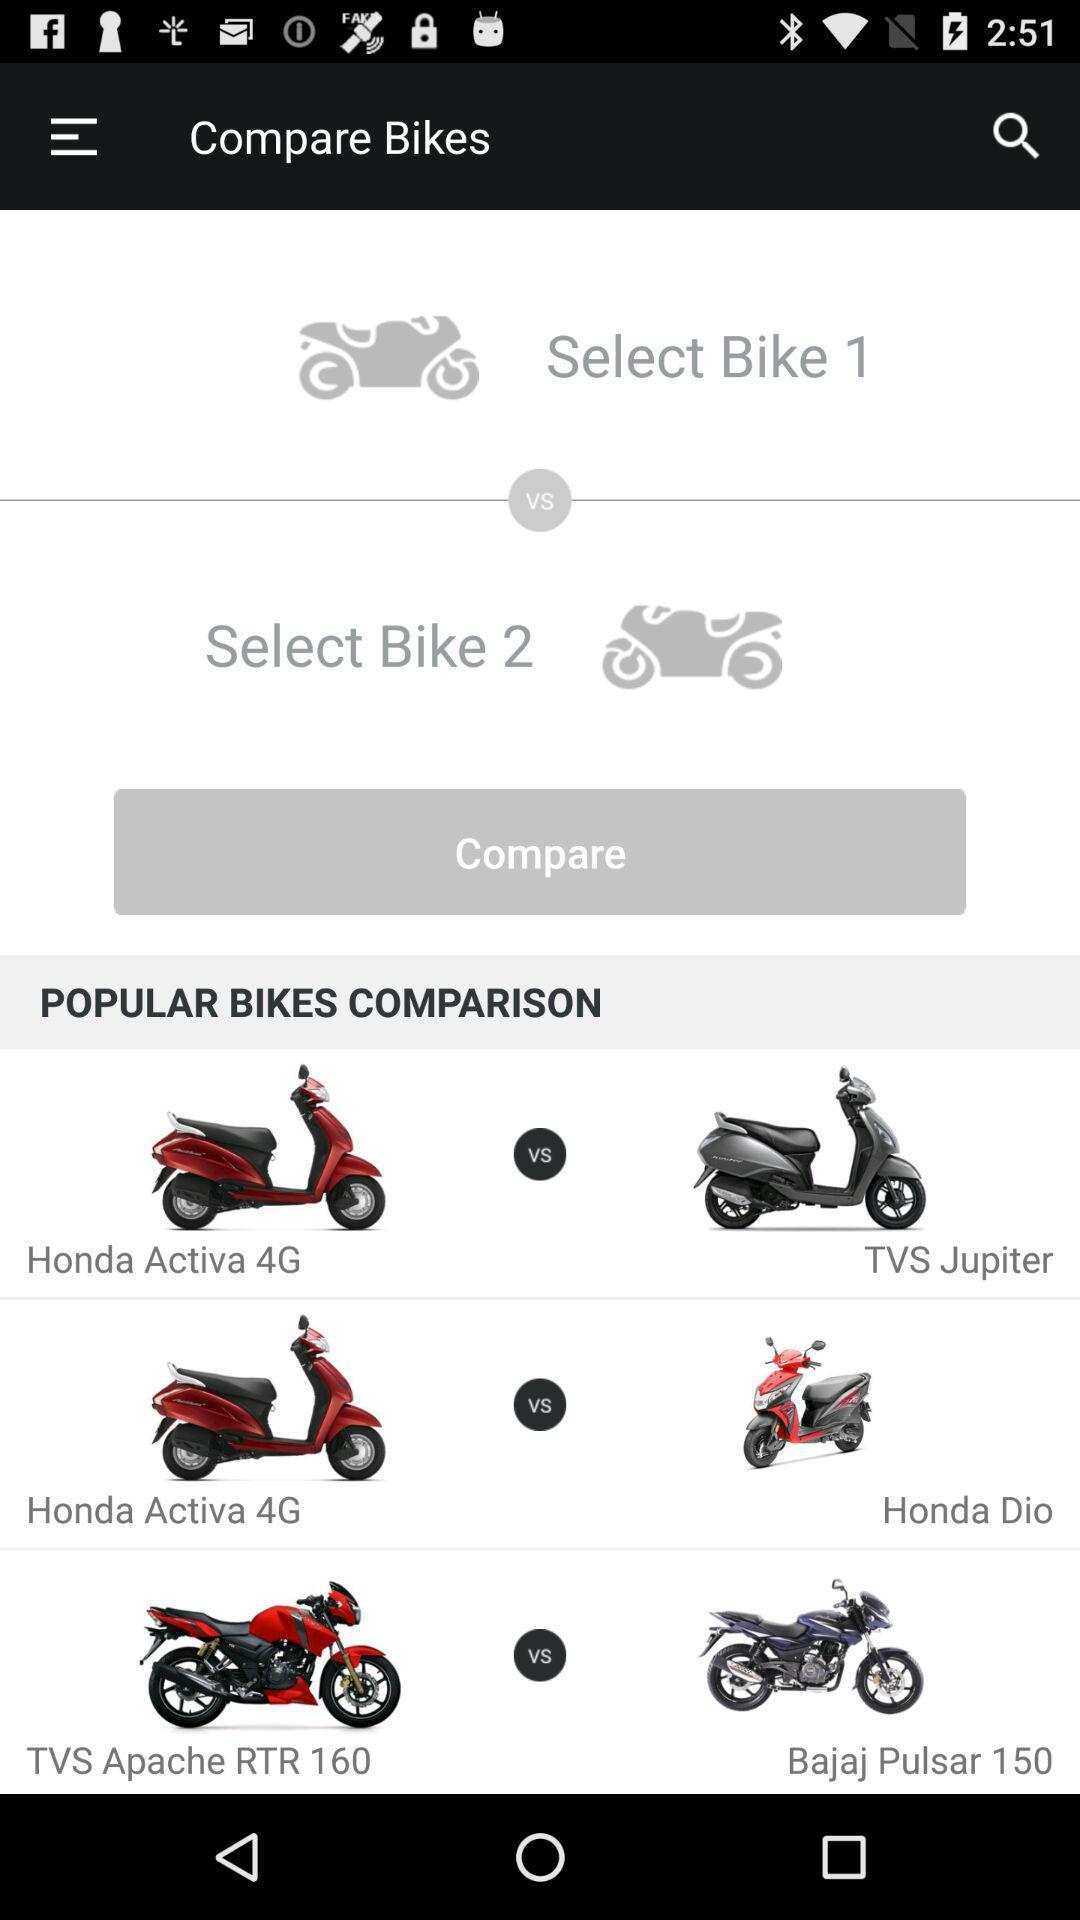 The height and width of the screenshot is (1920, 1080). Describe the element at coordinates (270, 1397) in the screenshot. I see `the second red color bike under popular bikes comparision` at that location.